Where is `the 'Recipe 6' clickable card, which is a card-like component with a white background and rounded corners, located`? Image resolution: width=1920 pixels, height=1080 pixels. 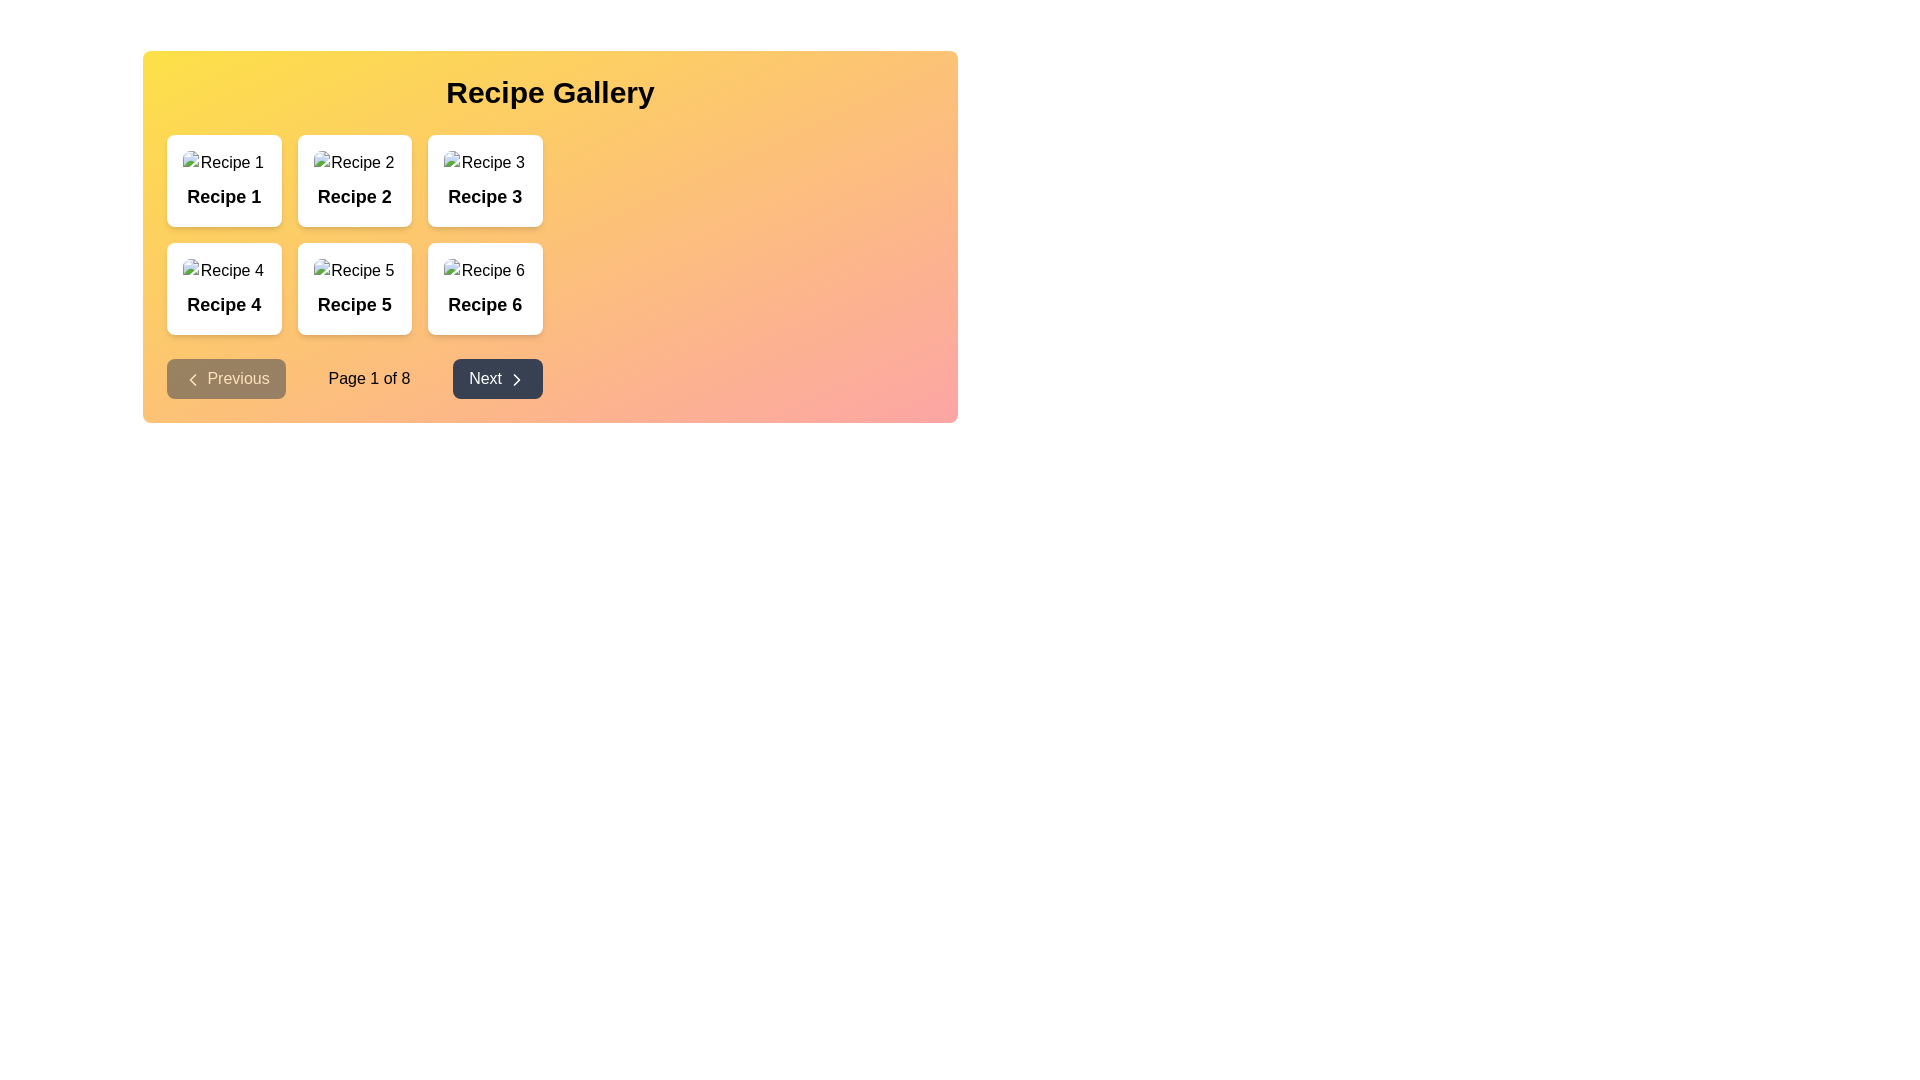 the 'Recipe 6' clickable card, which is a card-like component with a white background and rounded corners, located is located at coordinates (485, 289).